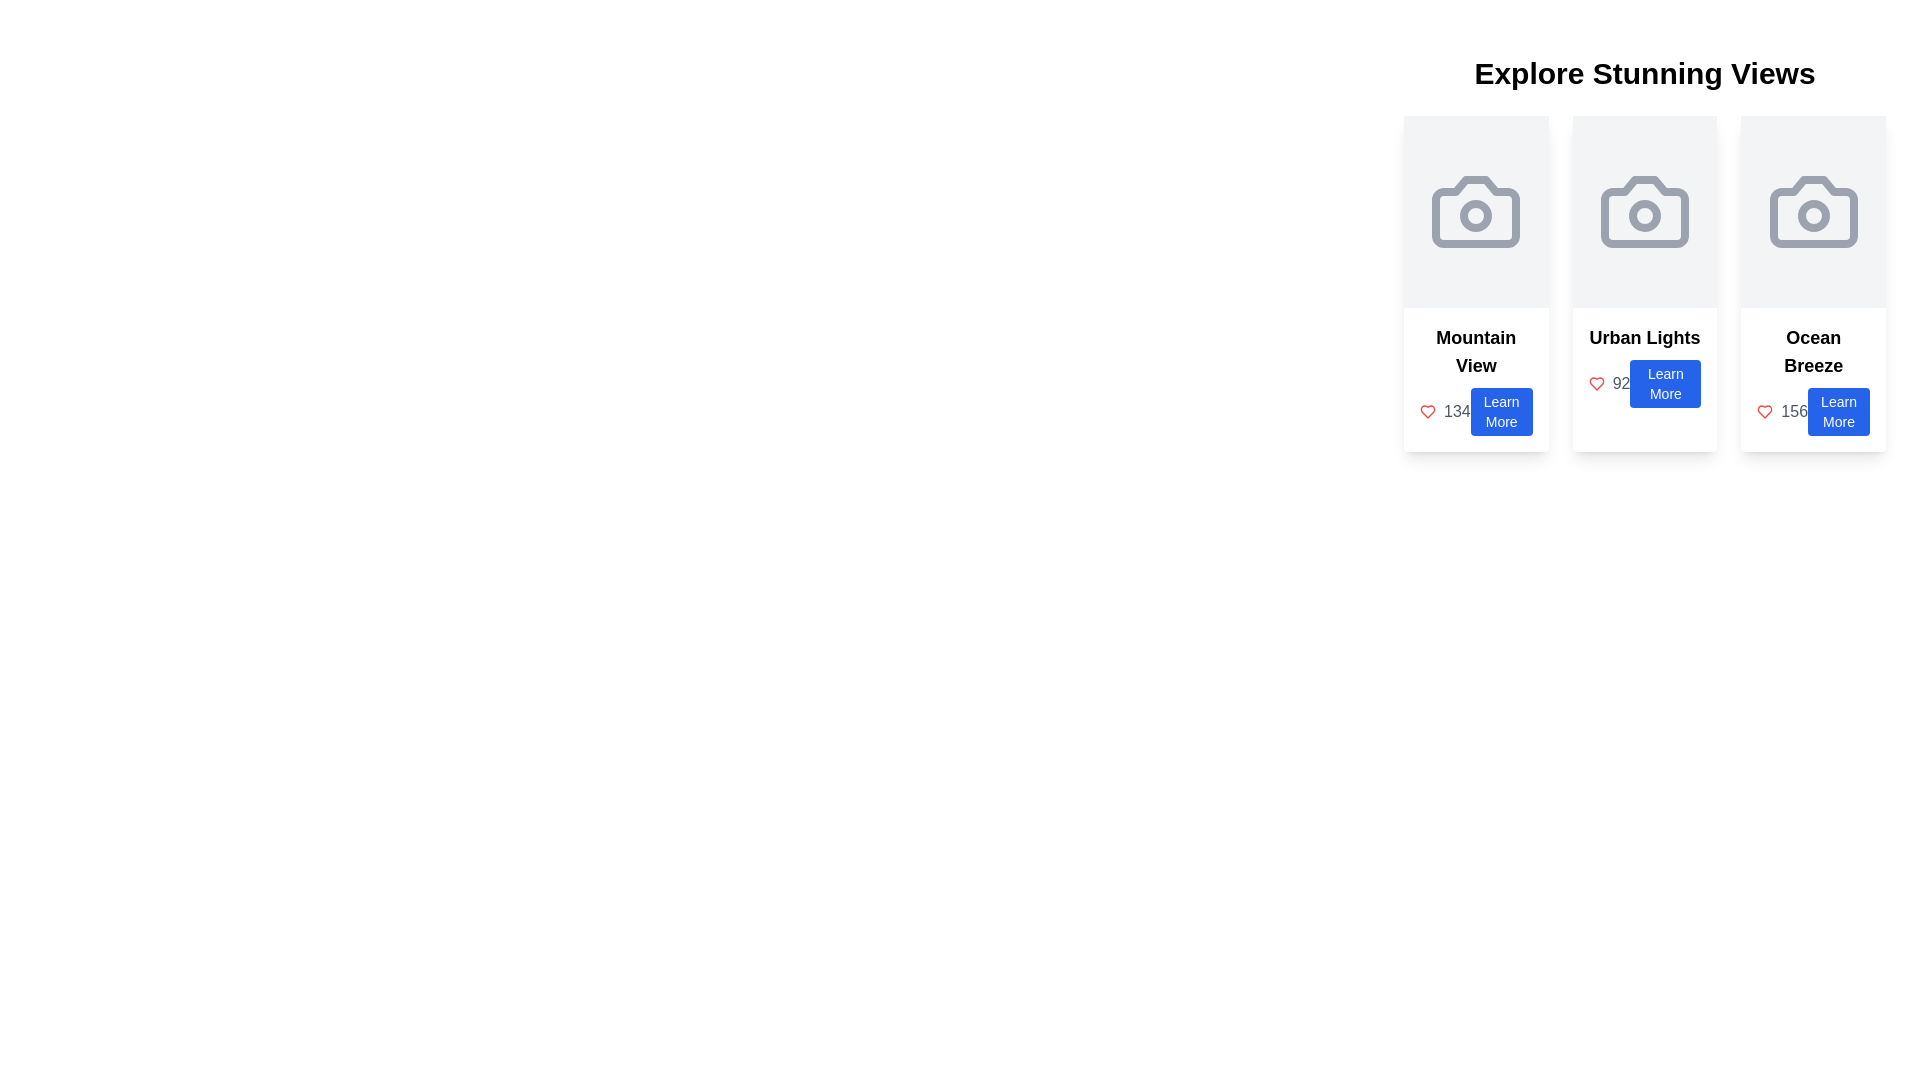  I want to click on the blue rectangular button labeled 'Learn More' located at the bottom-right corner of the 'Urban Lights' card, so click(1645, 384).